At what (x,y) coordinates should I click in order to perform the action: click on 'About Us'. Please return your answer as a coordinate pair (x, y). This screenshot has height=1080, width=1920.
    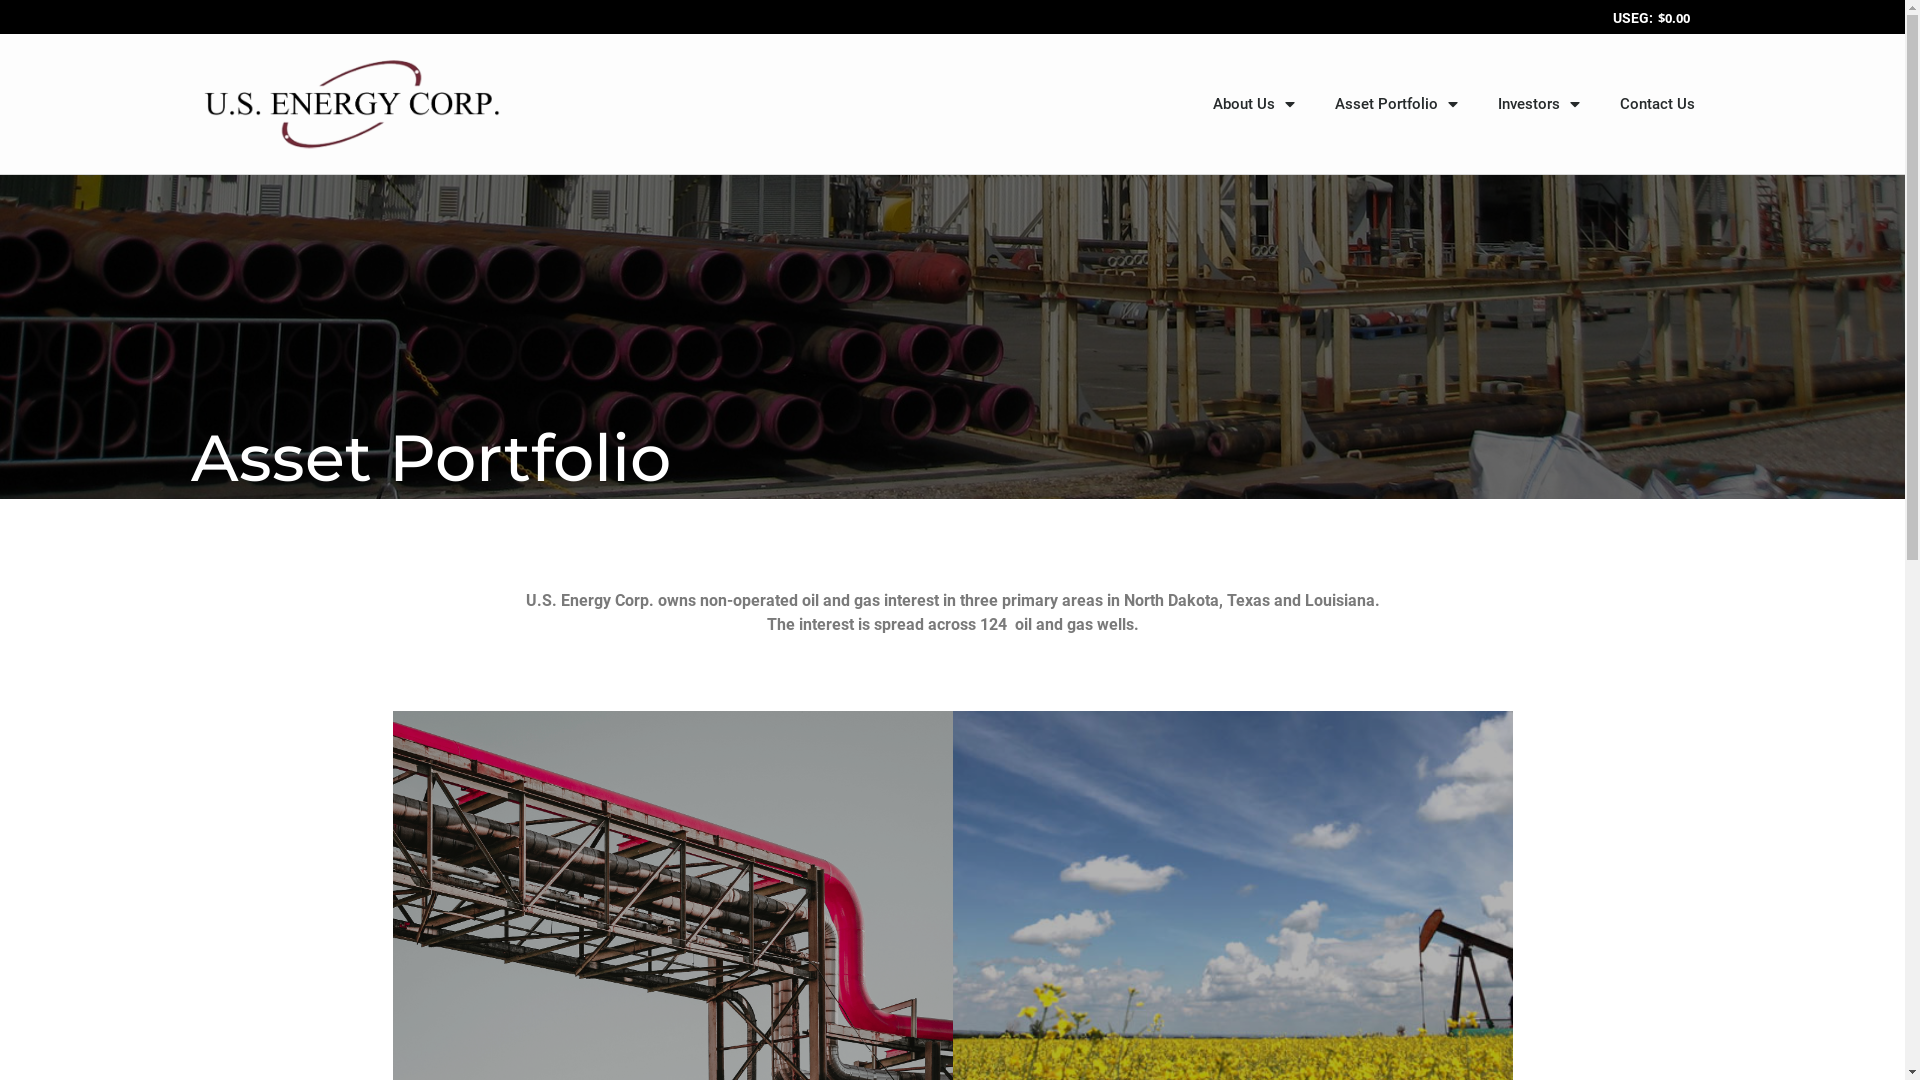
    Looking at the image, I should click on (1251, 104).